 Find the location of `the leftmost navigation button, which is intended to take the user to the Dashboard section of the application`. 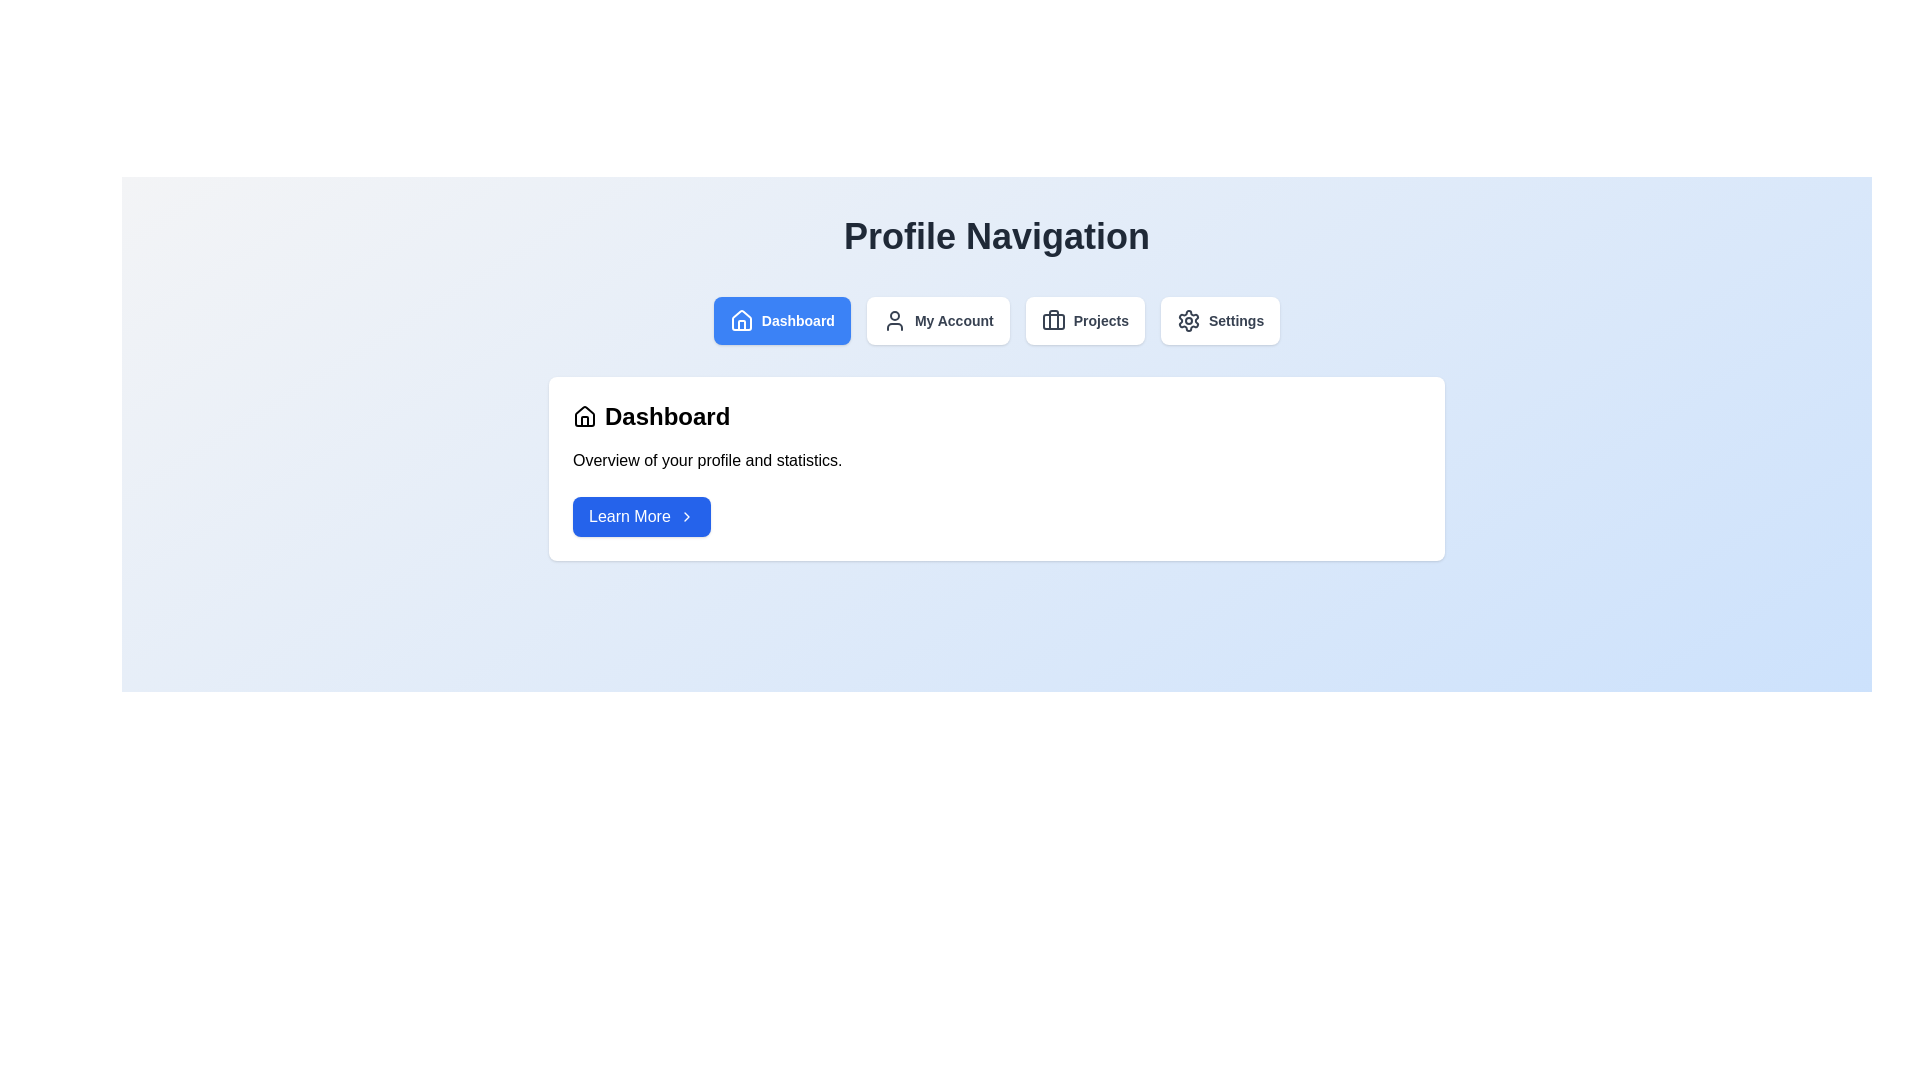

the leftmost navigation button, which is intended to take the user to the Dashboard section of the application is located at coordinates (781, 319).